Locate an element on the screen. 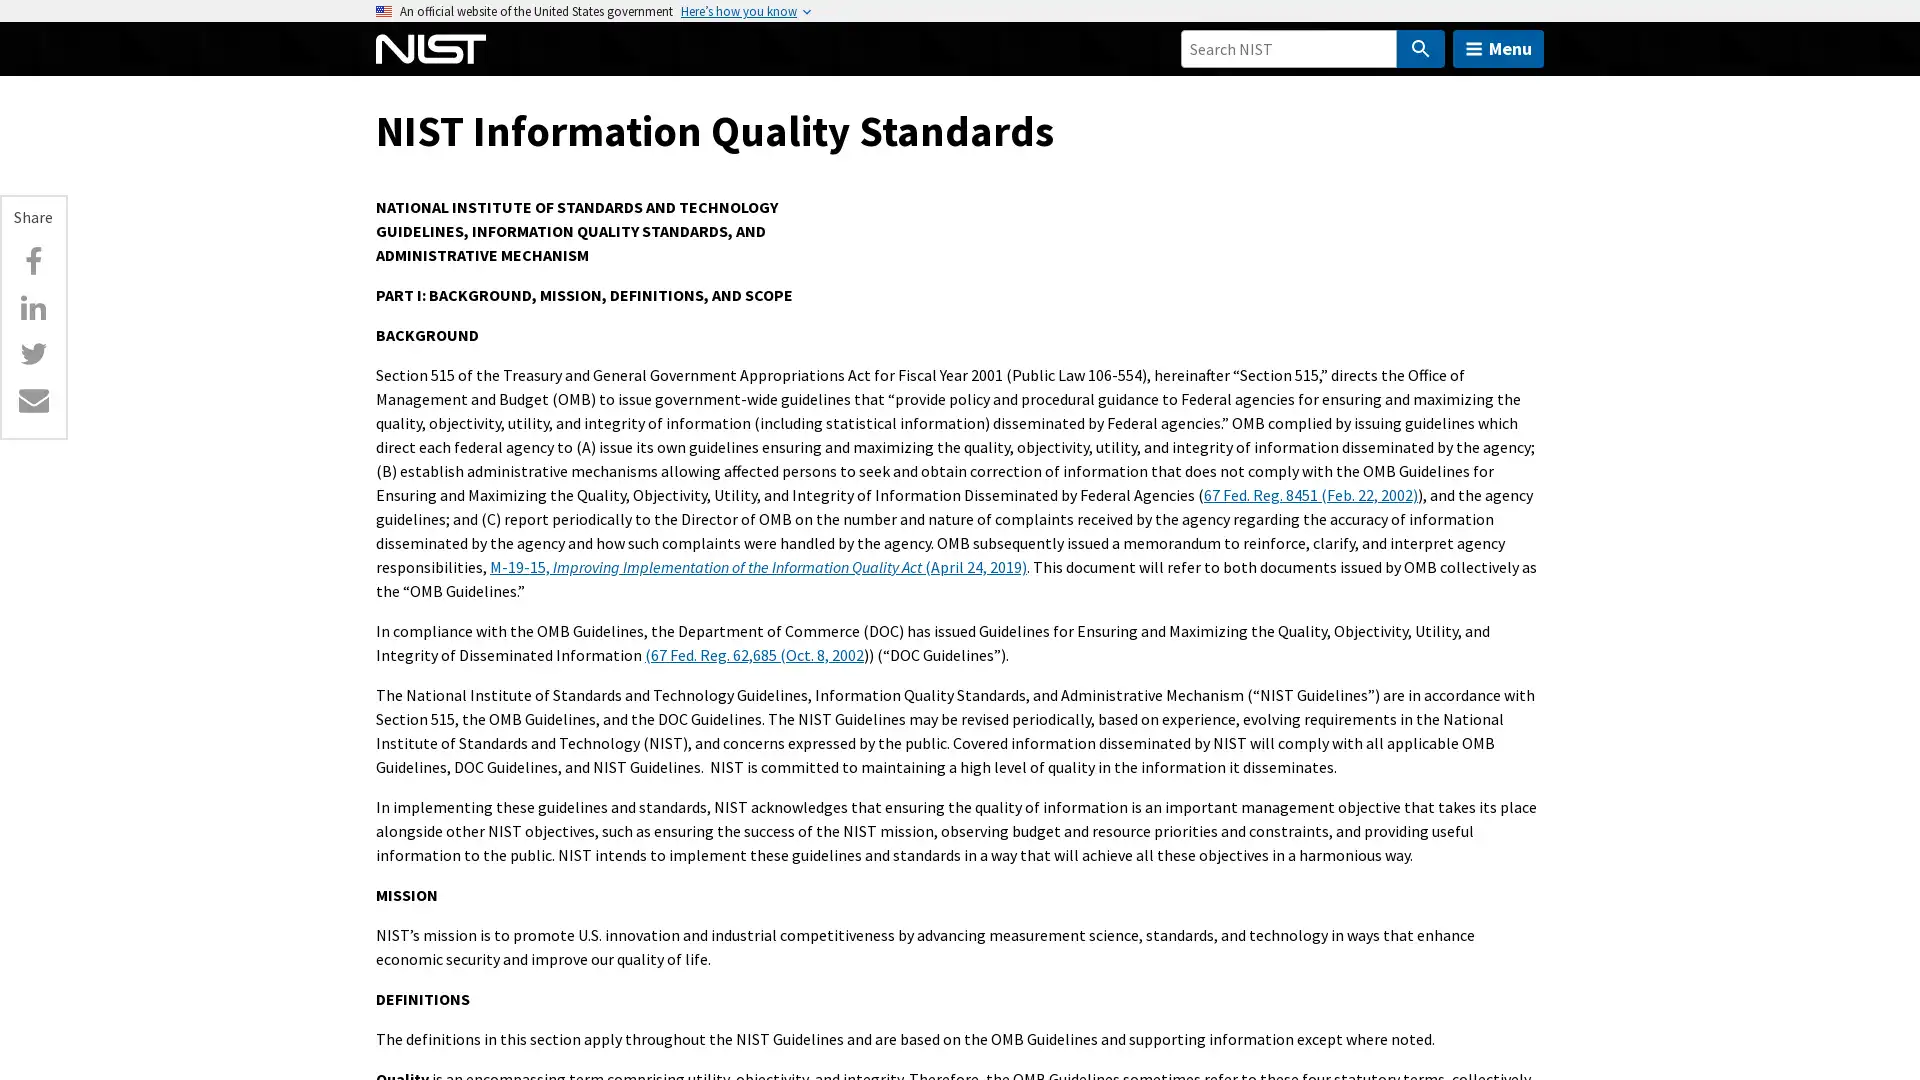 This screenshot has height=1080, width=1920. Search is located at coordinates (1419, 48).